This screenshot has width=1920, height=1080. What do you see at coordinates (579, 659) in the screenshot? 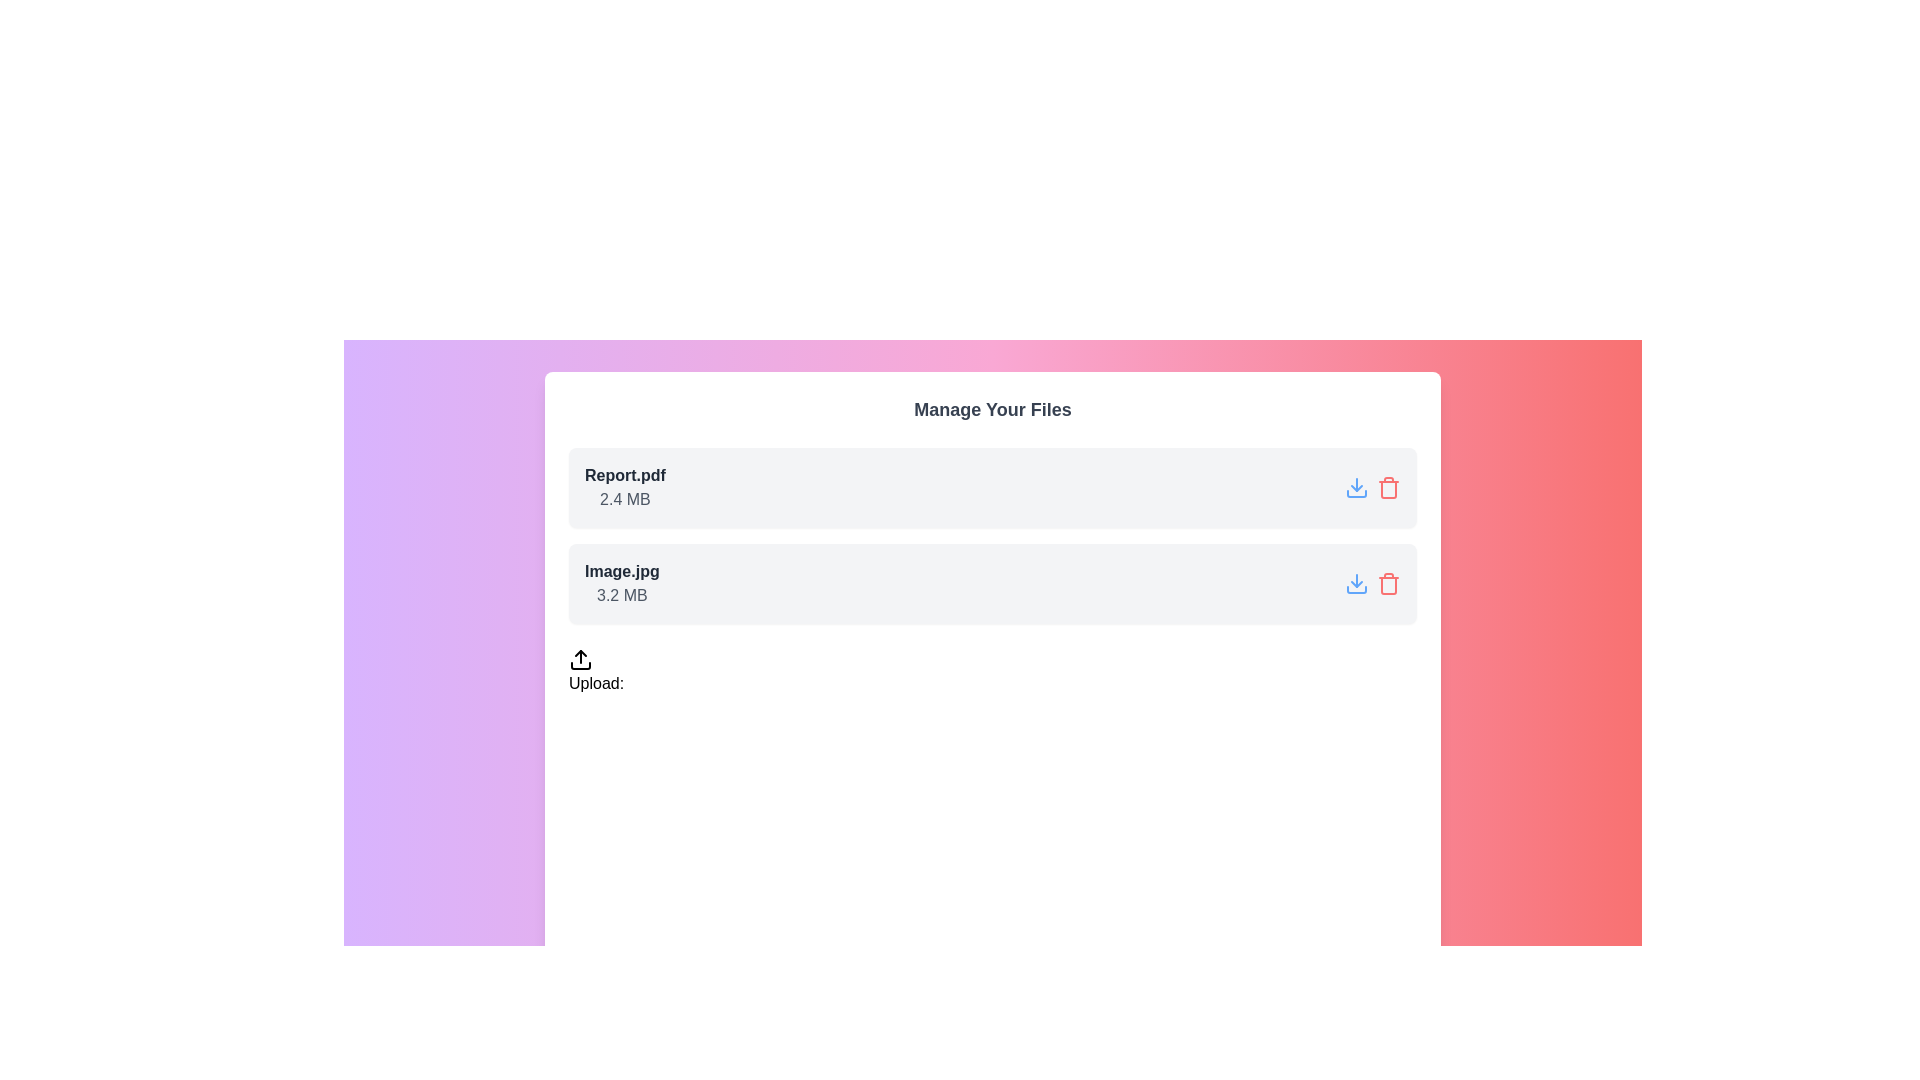
I see `the upload icon button, which is a small icon depicting an upward arrow, located adjacent to the label 'Upload:' at the bottom left of the white card UI` at bounding box center [579, 659].